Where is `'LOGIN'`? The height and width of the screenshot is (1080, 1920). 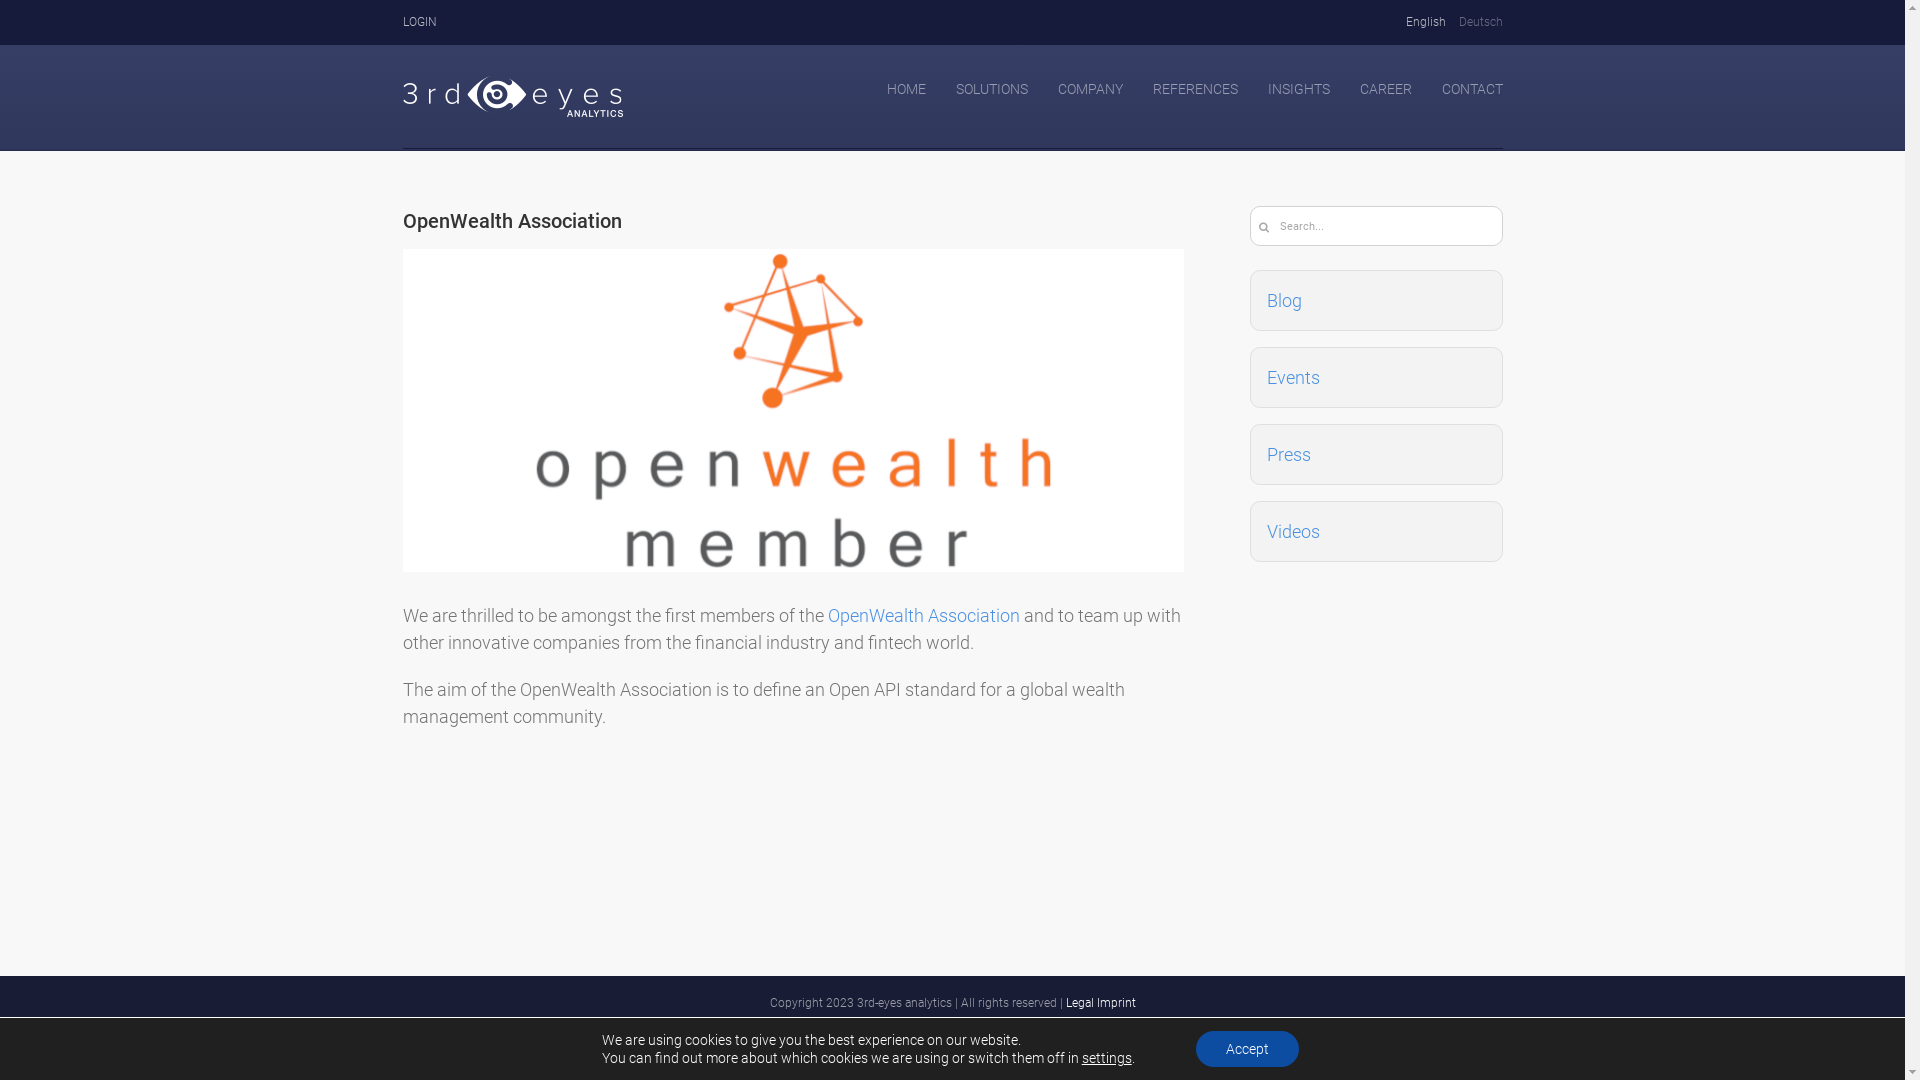
'LOGIN' is located at coordinates (417, 22).